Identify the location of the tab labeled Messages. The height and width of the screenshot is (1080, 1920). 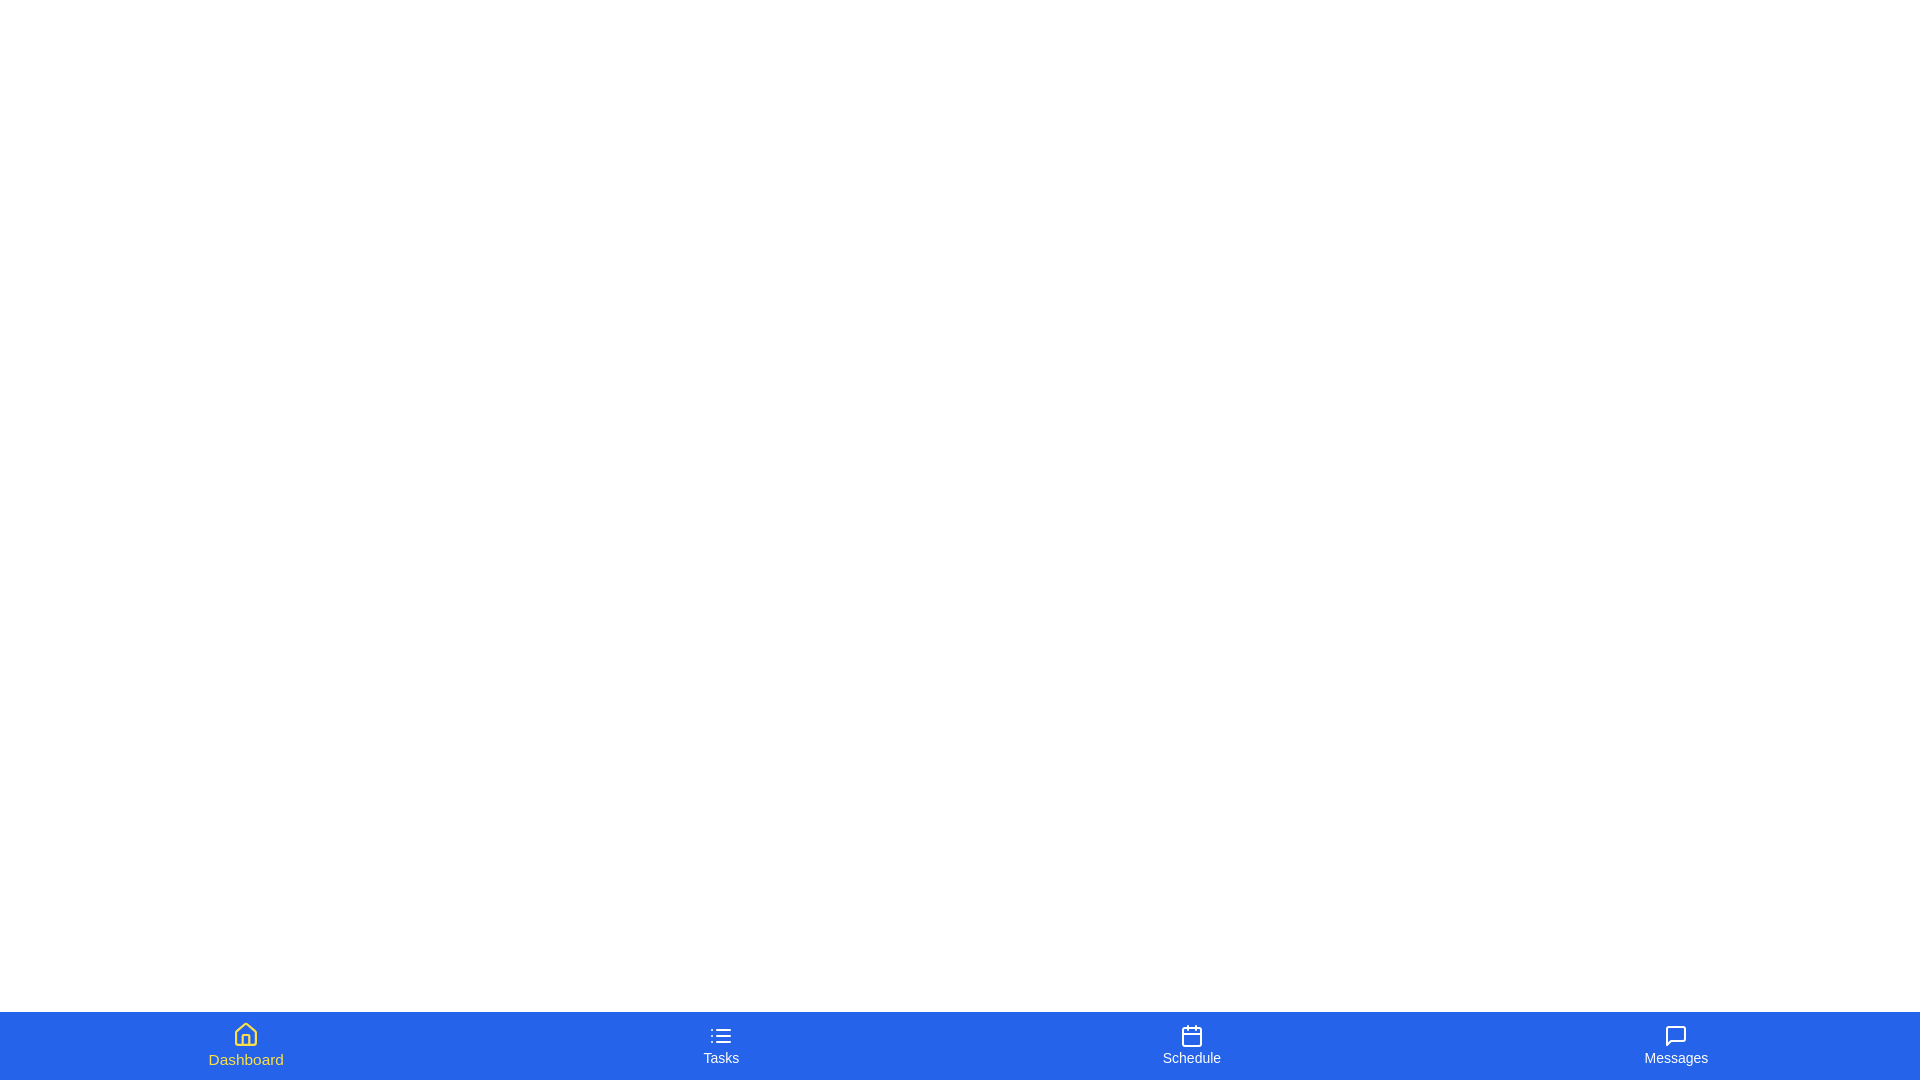
(1676, 1044).